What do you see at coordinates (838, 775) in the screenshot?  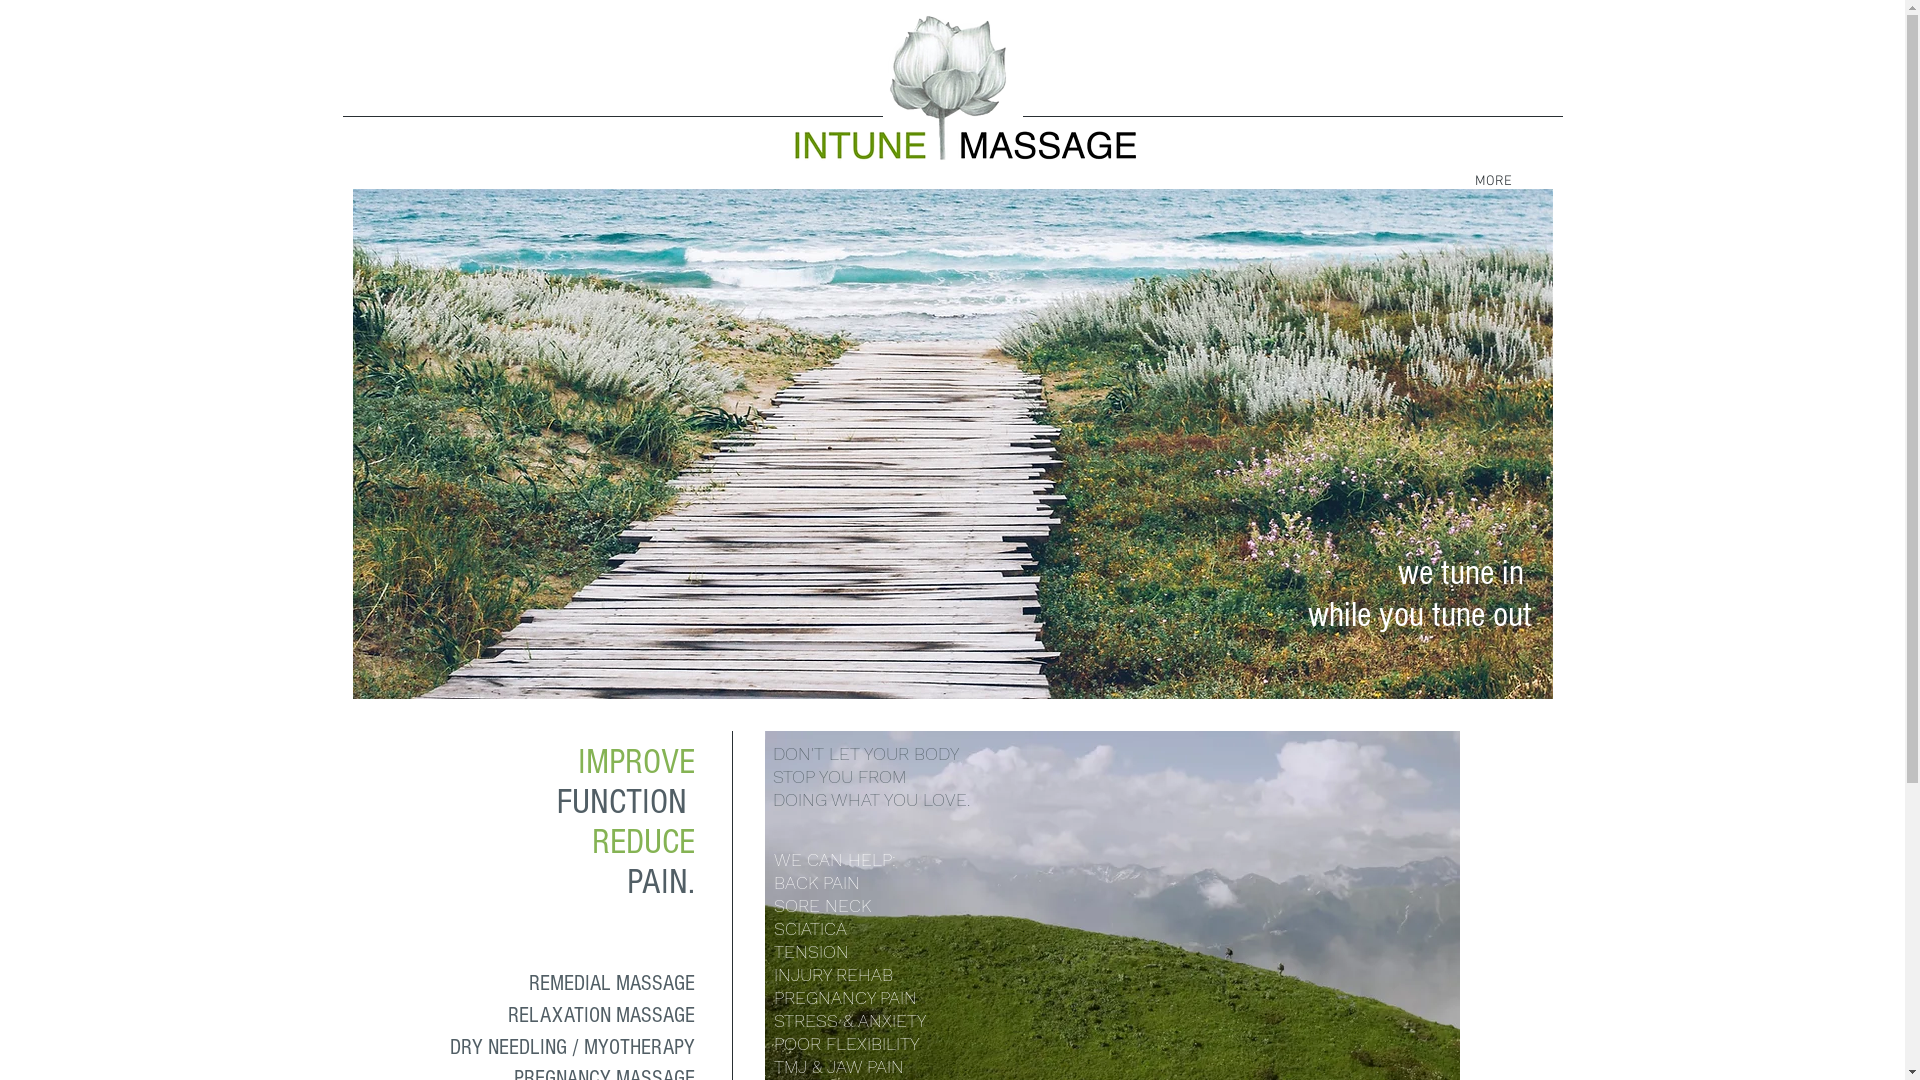 I see `'STOP YOU FROM'` at bounding box center [838, 775].